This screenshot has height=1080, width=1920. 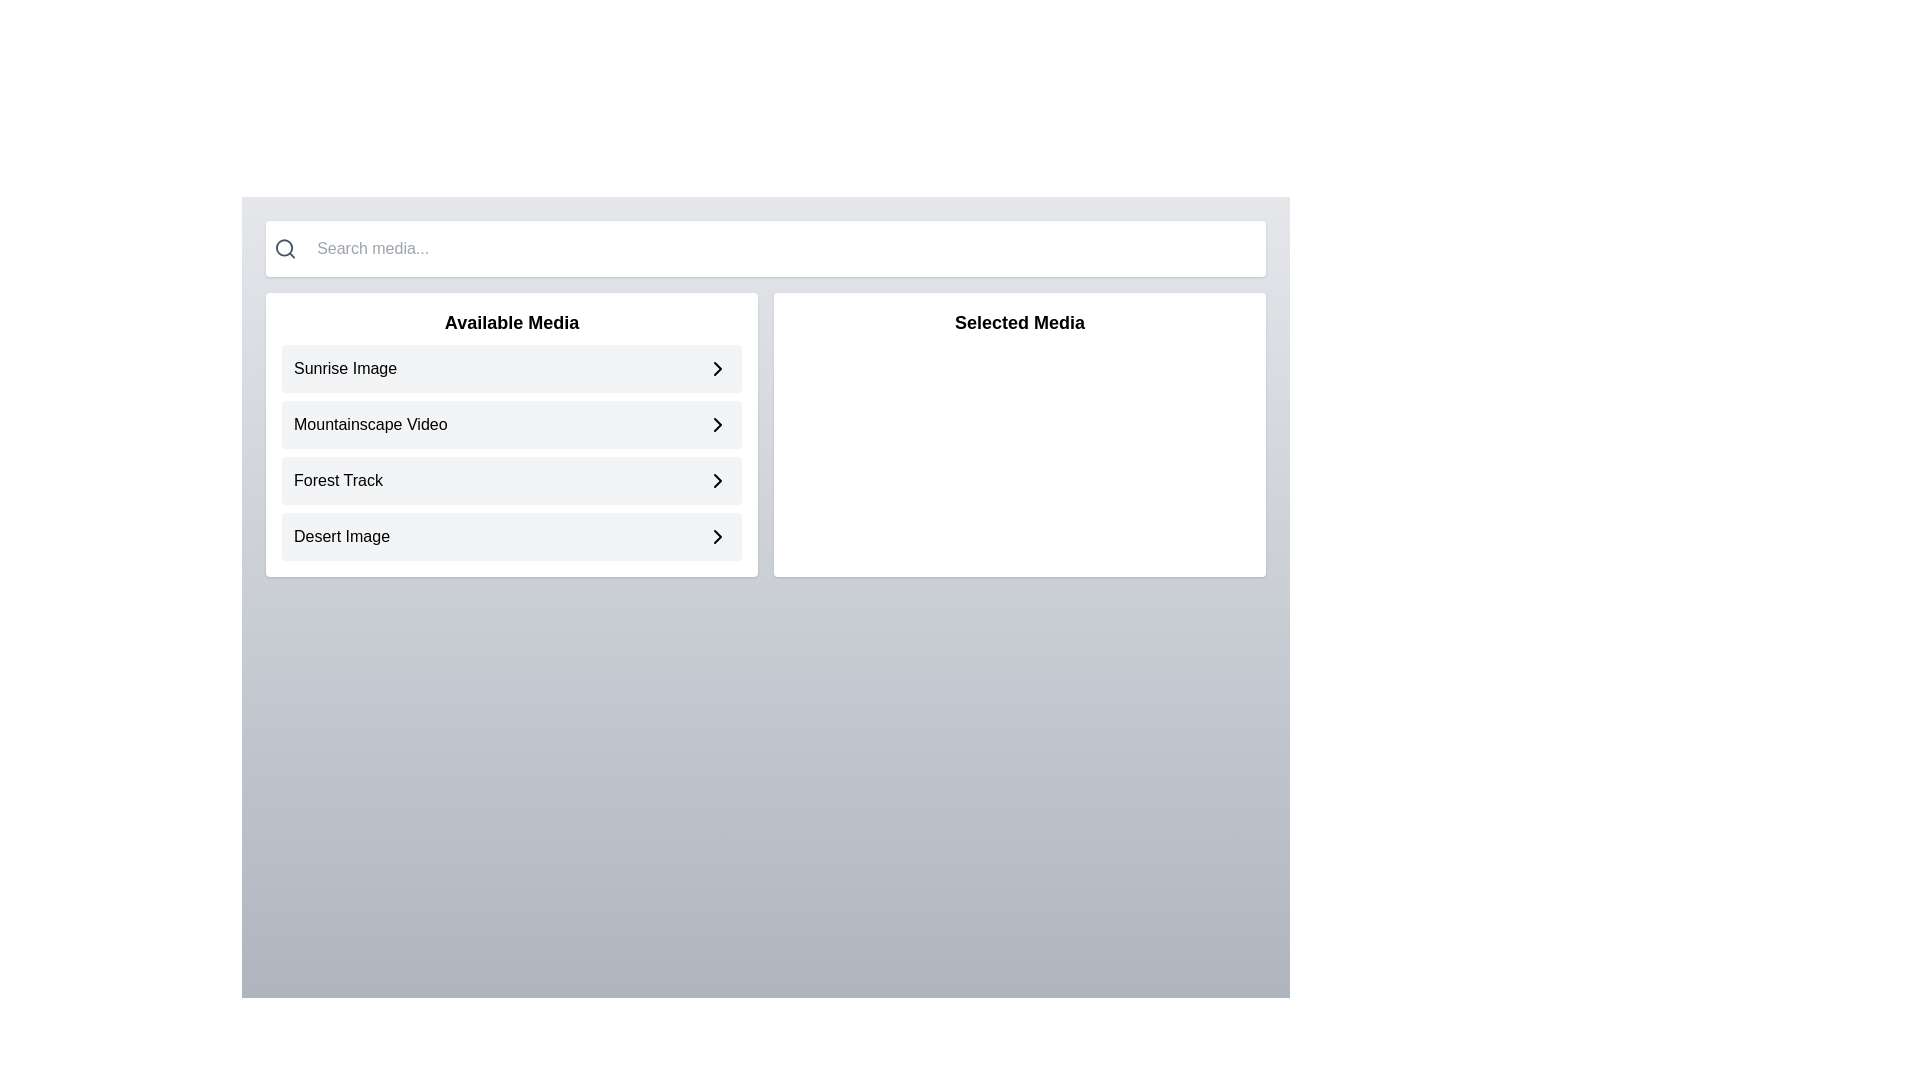 I want to click on the graphical icon that is part of the search button located at the top-left corner of the search bar, adjacent to the textual search input field, so click(x=283, y=247).